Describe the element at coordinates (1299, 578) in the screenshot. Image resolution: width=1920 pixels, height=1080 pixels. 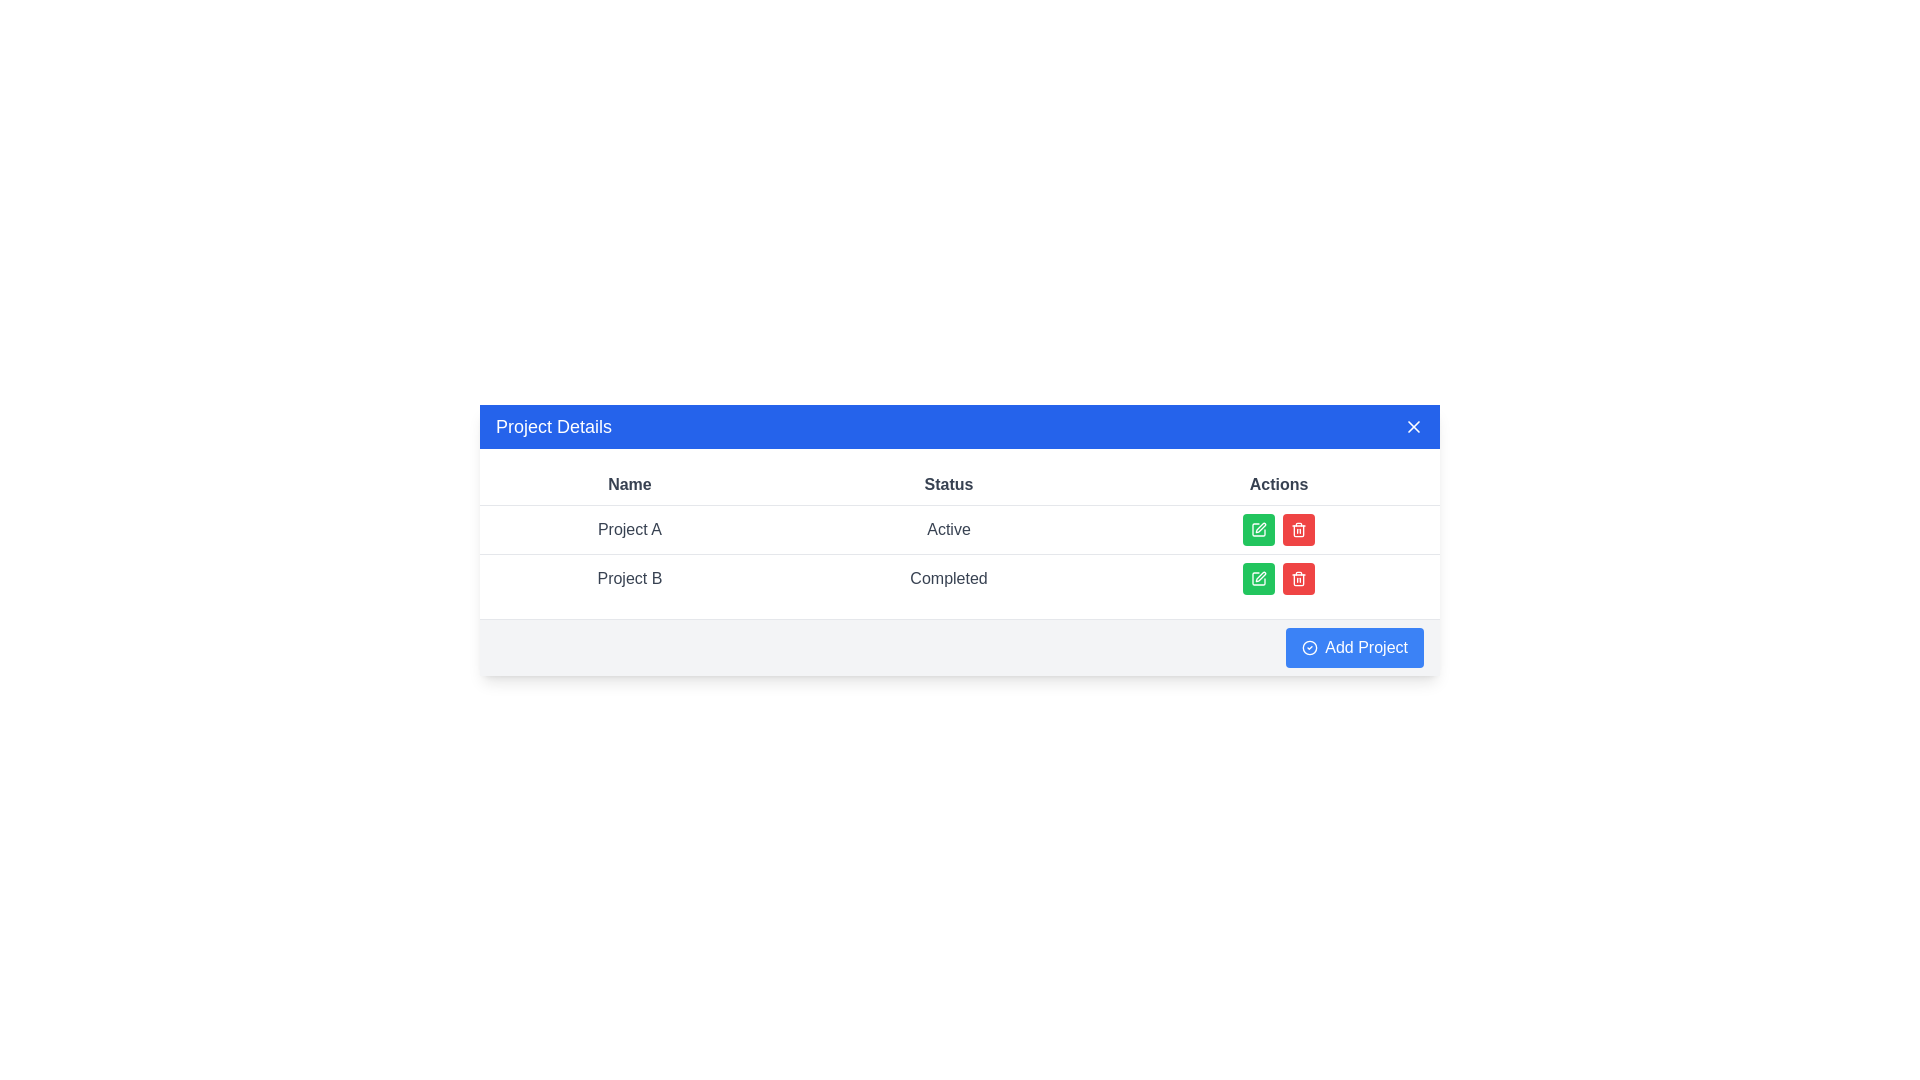
I see `the delete button with an icon for 'Project B', which is the second button in the Actions column of the list` at that location.